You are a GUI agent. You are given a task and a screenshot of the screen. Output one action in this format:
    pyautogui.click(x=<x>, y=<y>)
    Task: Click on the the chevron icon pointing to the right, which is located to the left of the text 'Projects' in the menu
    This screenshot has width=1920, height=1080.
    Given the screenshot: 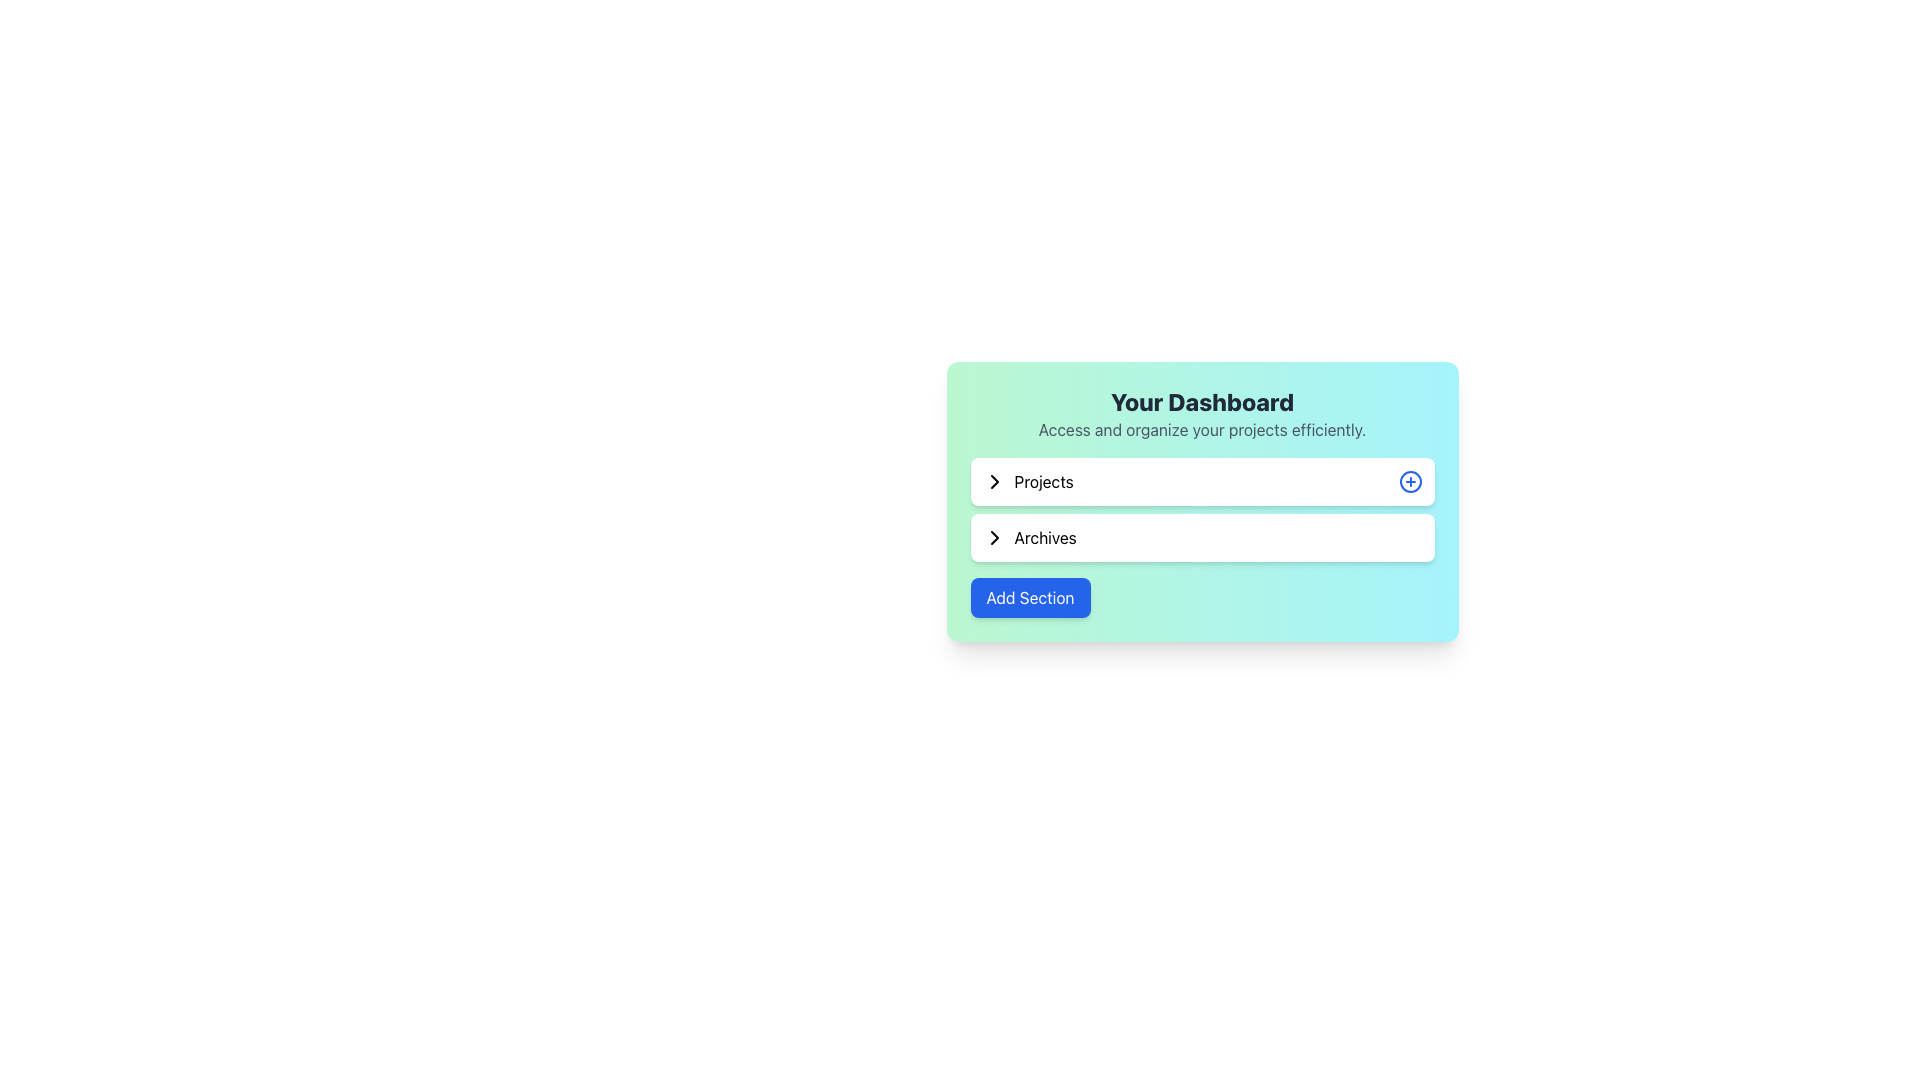 What is the action you would take?
    pyautogui.click(x=994, y=482)
    